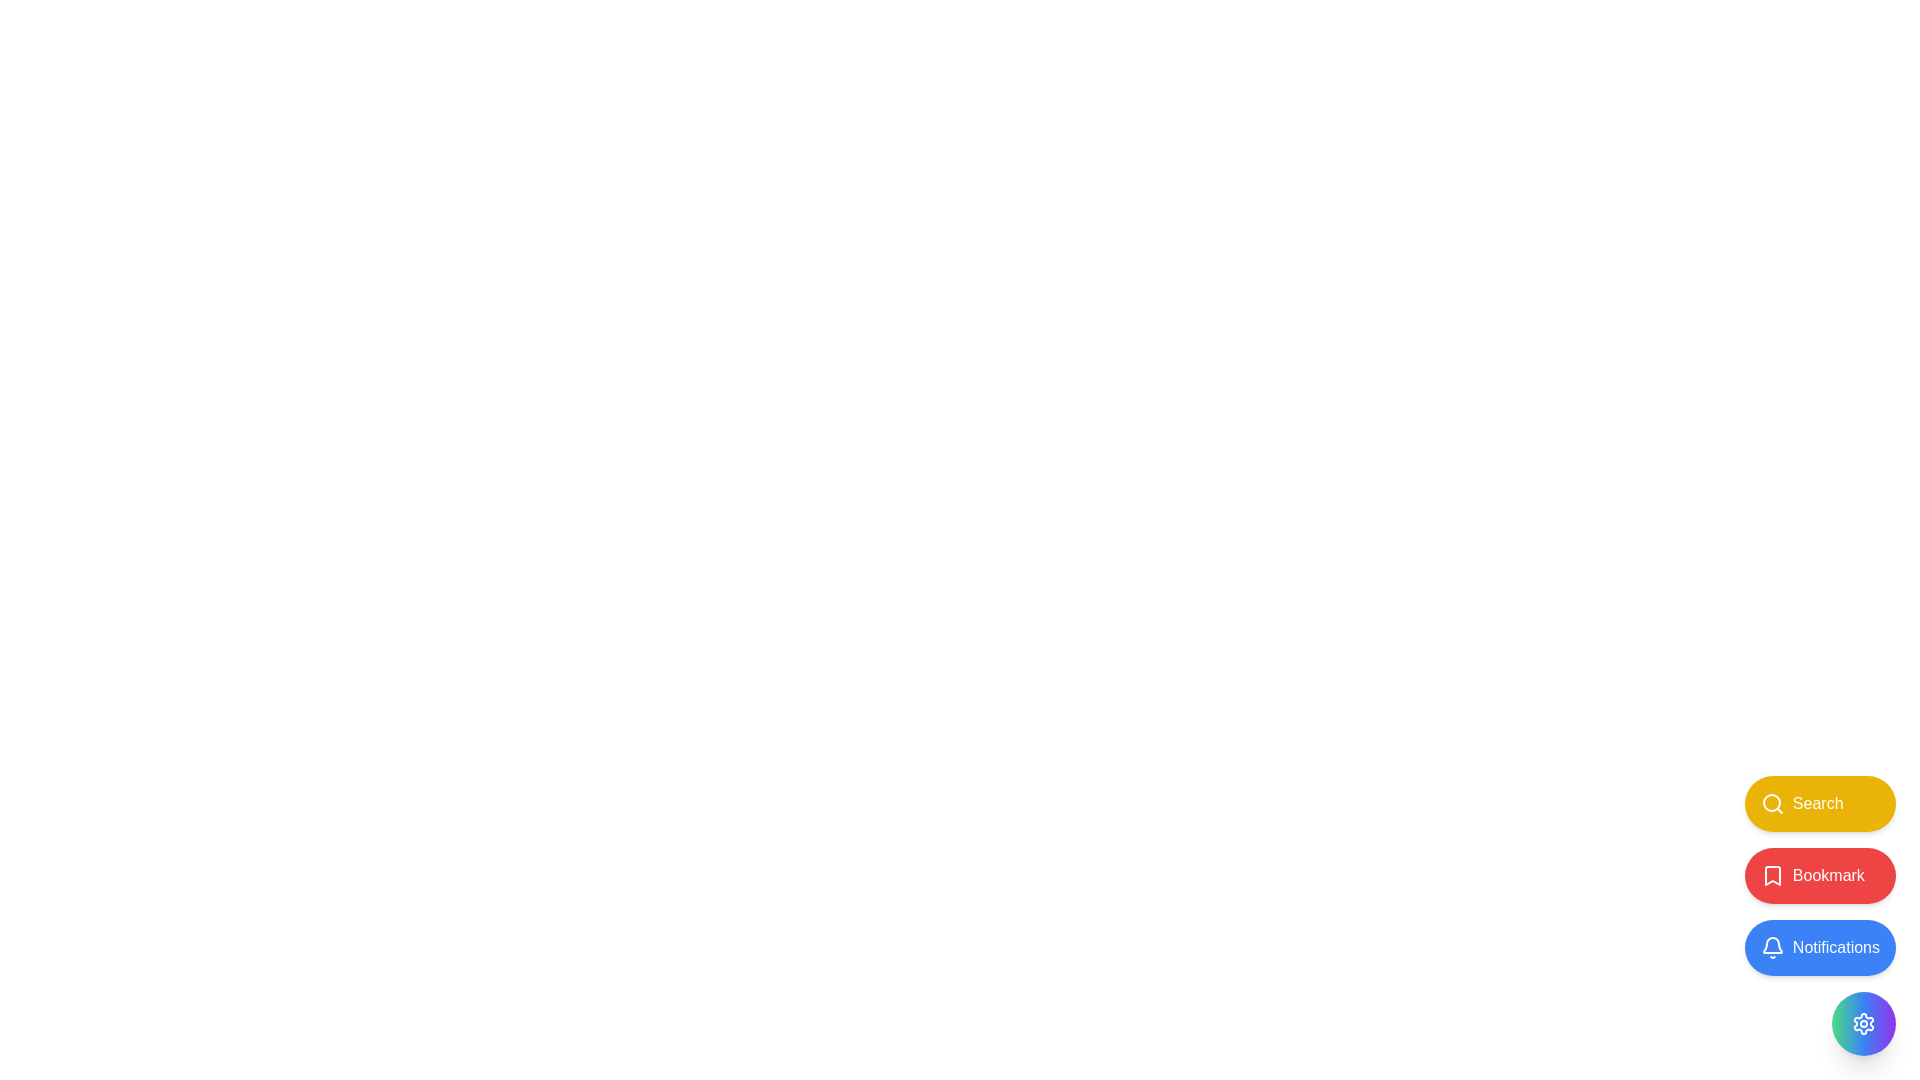 The width and height of the screenshot is (1920, 1080). What do you see at coordinates (1820, 874) in the screenshot?
I see `the circular red button with a white bookmark icon and the text 'Bookmark'` at bounding box center [1820, 874].